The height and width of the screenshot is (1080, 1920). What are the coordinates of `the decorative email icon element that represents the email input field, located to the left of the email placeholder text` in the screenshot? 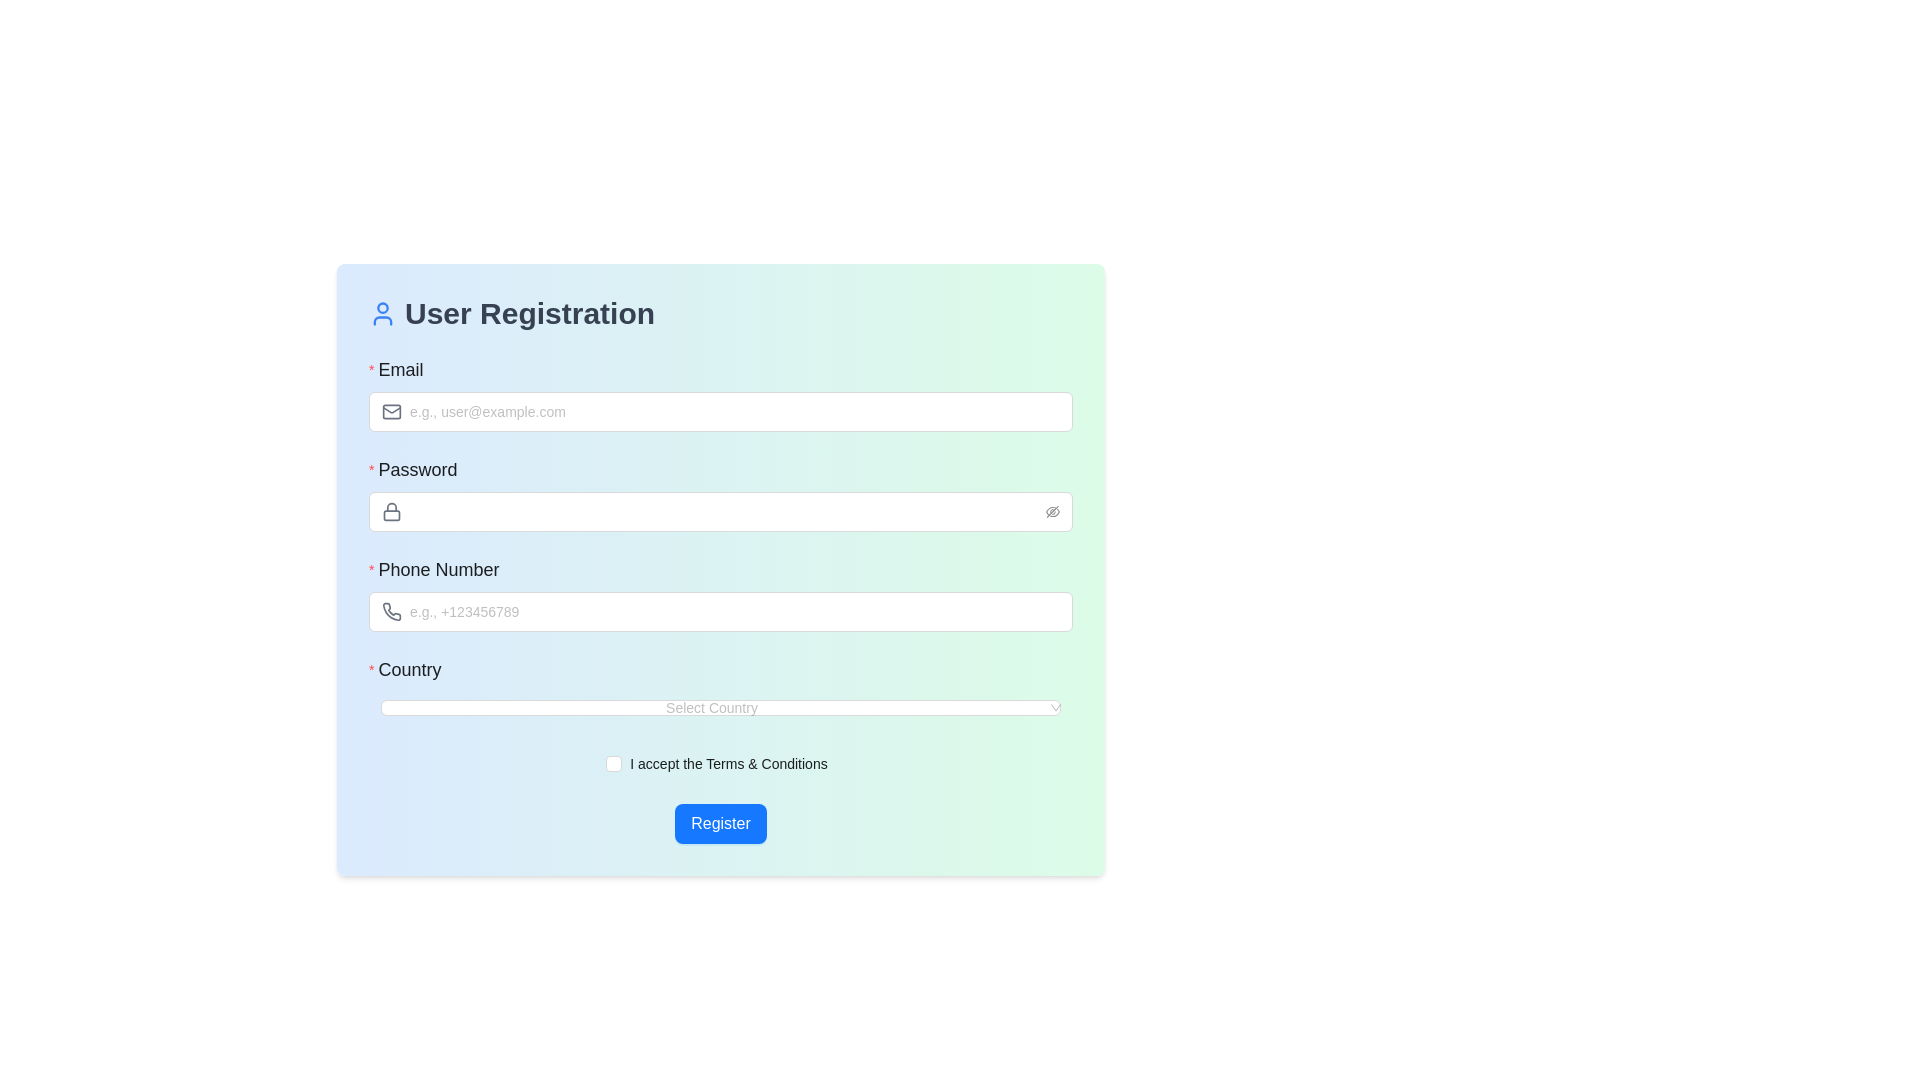 It's located at (393, 411).